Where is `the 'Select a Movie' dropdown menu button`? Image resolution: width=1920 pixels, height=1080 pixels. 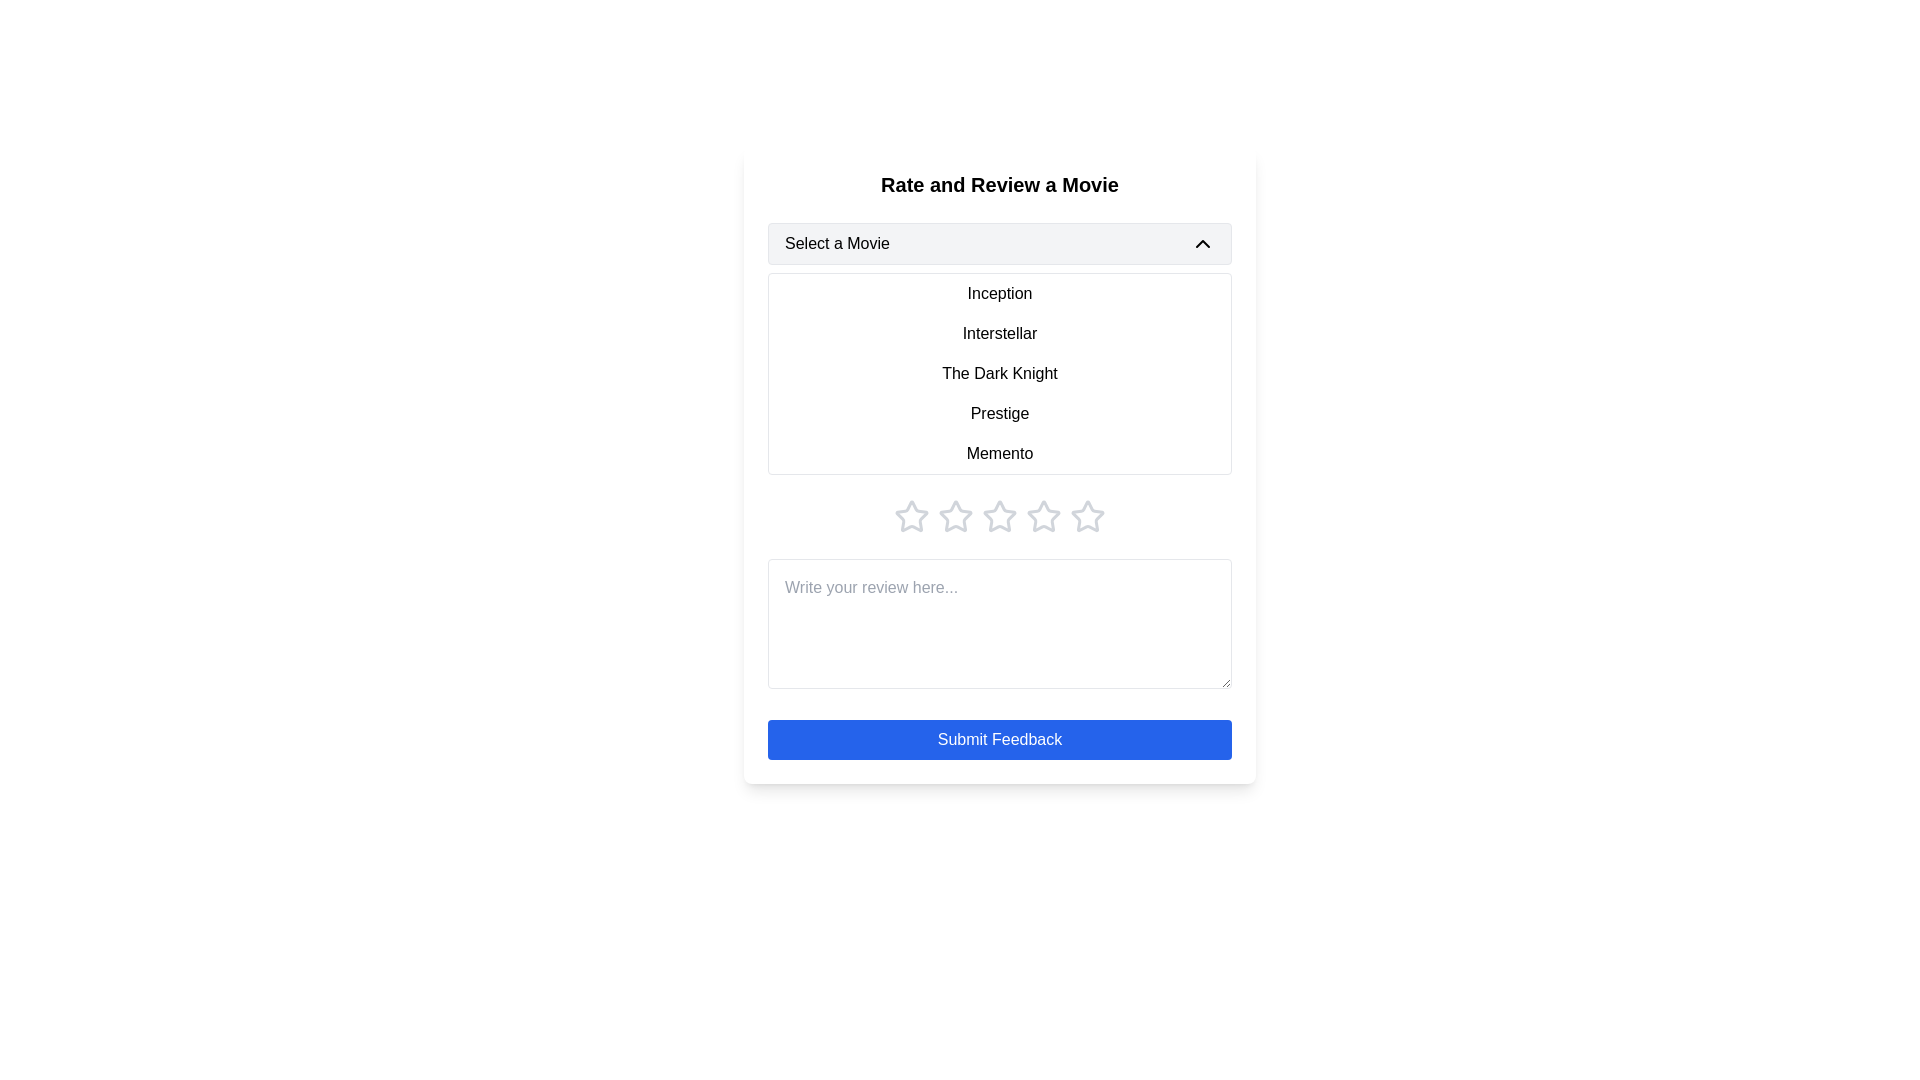 the 'Select a Movie' dropdown menu button is located at coordinates (999, 242).